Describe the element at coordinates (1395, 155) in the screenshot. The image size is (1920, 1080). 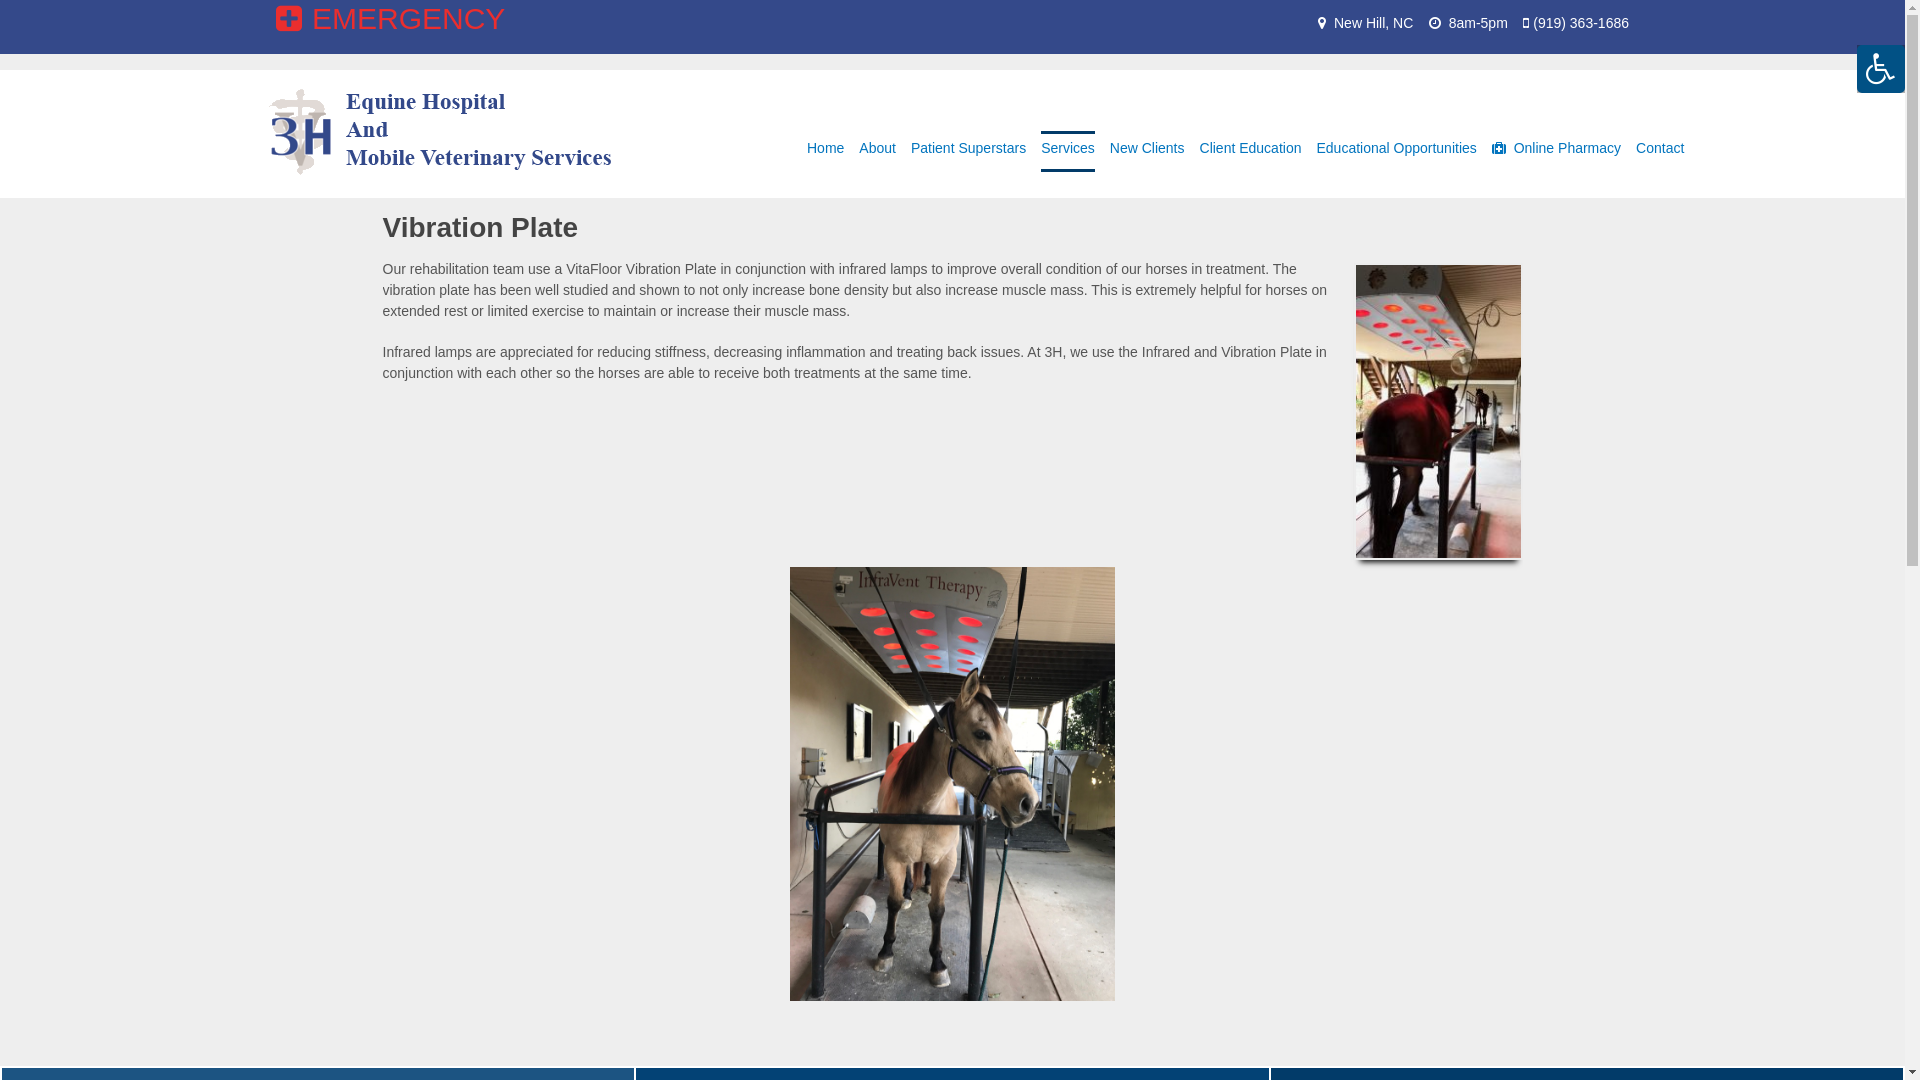
I see `'Educational Opportunities'` at that location.